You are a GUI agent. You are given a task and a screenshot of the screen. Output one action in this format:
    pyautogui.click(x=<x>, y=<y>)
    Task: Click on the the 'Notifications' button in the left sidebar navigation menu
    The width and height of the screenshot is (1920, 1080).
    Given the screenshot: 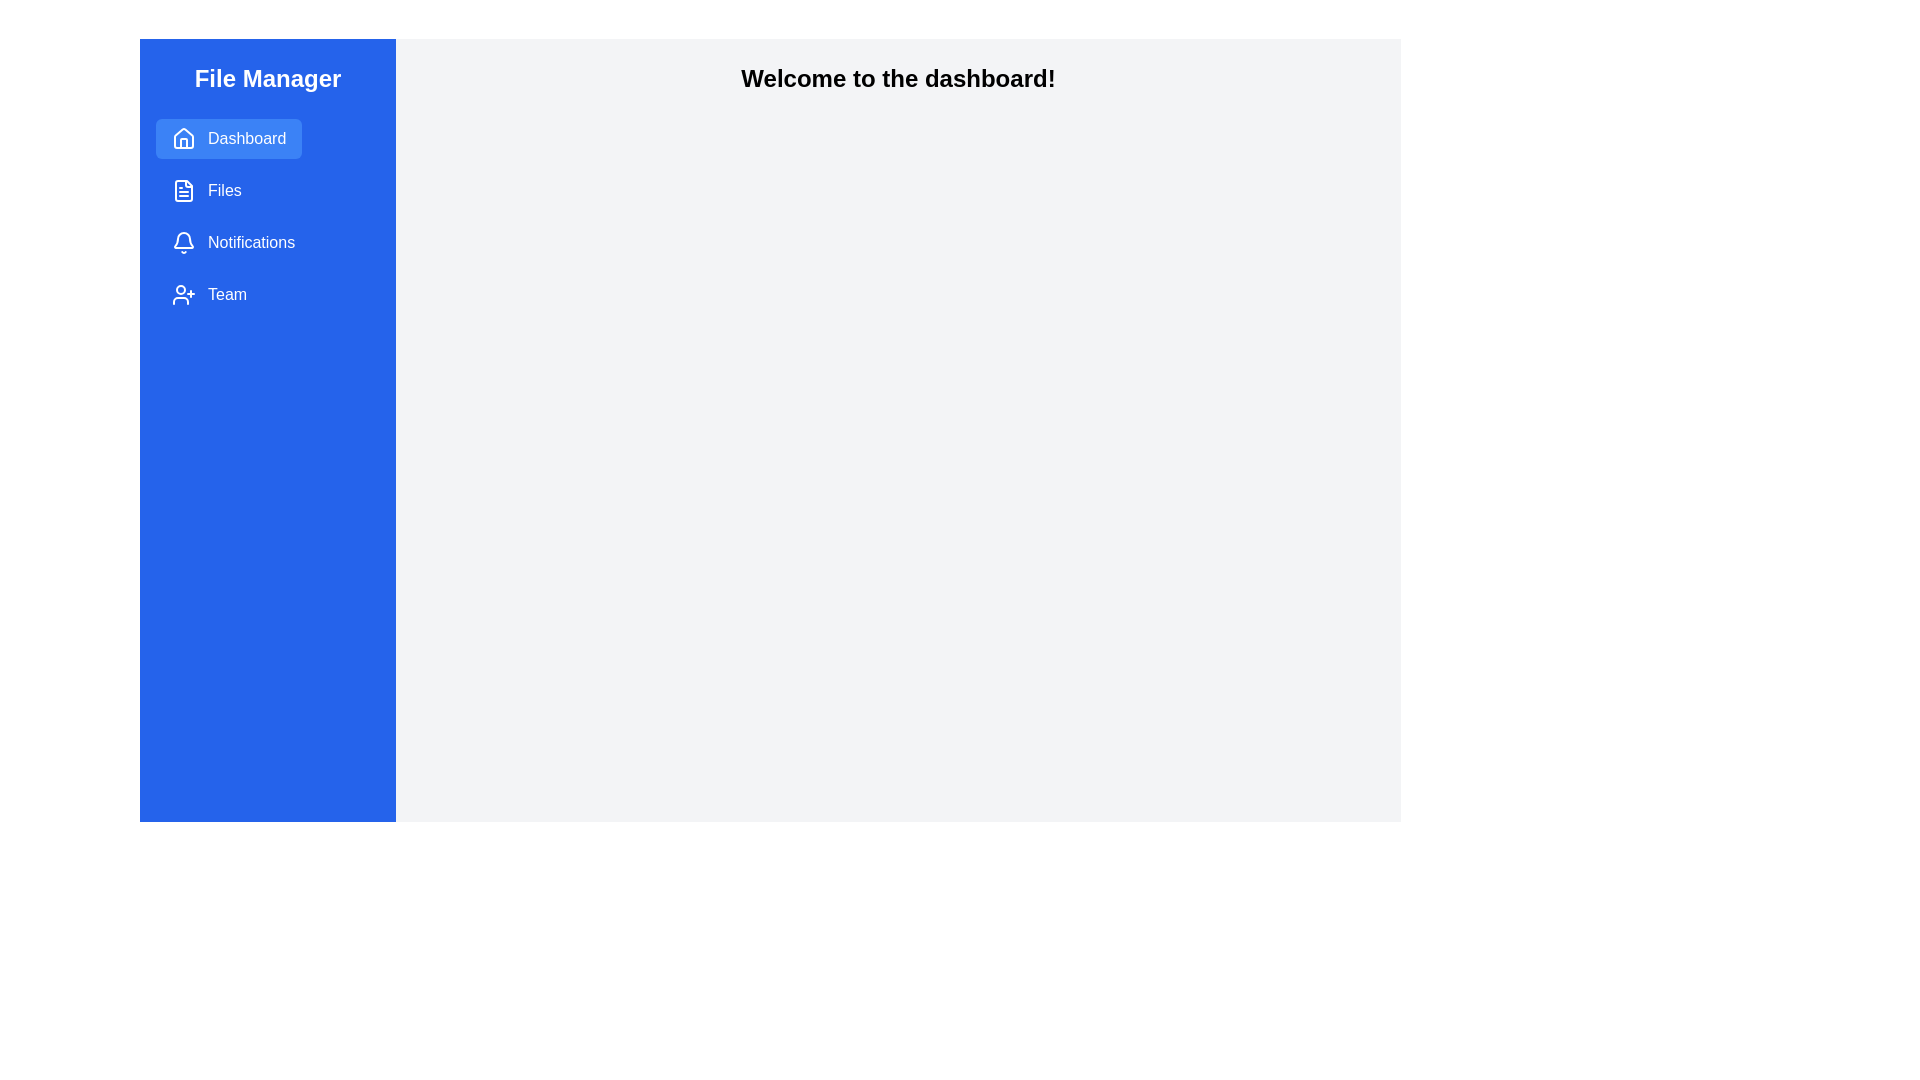 What is the action you would take?
    pyautogui.click(x=233, y=242)
    